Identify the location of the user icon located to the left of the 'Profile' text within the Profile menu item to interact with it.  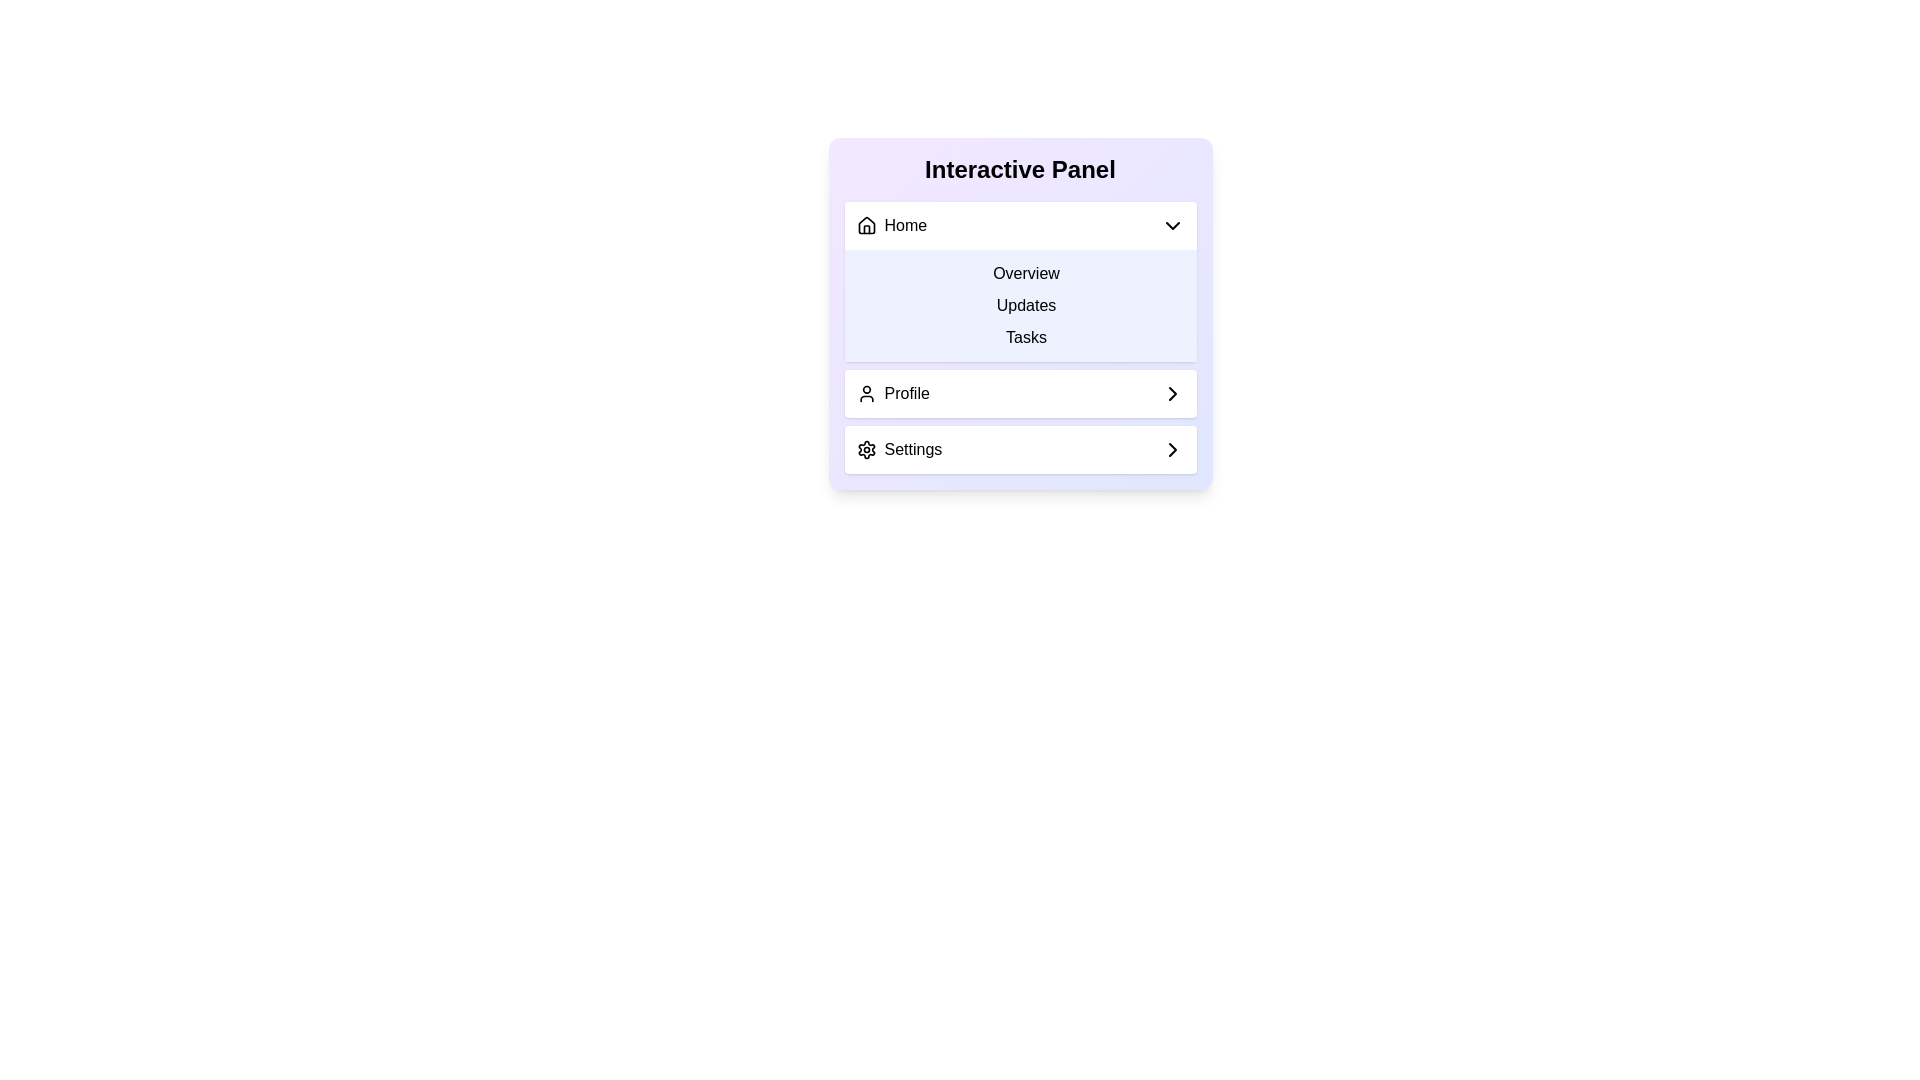
(866, 393).